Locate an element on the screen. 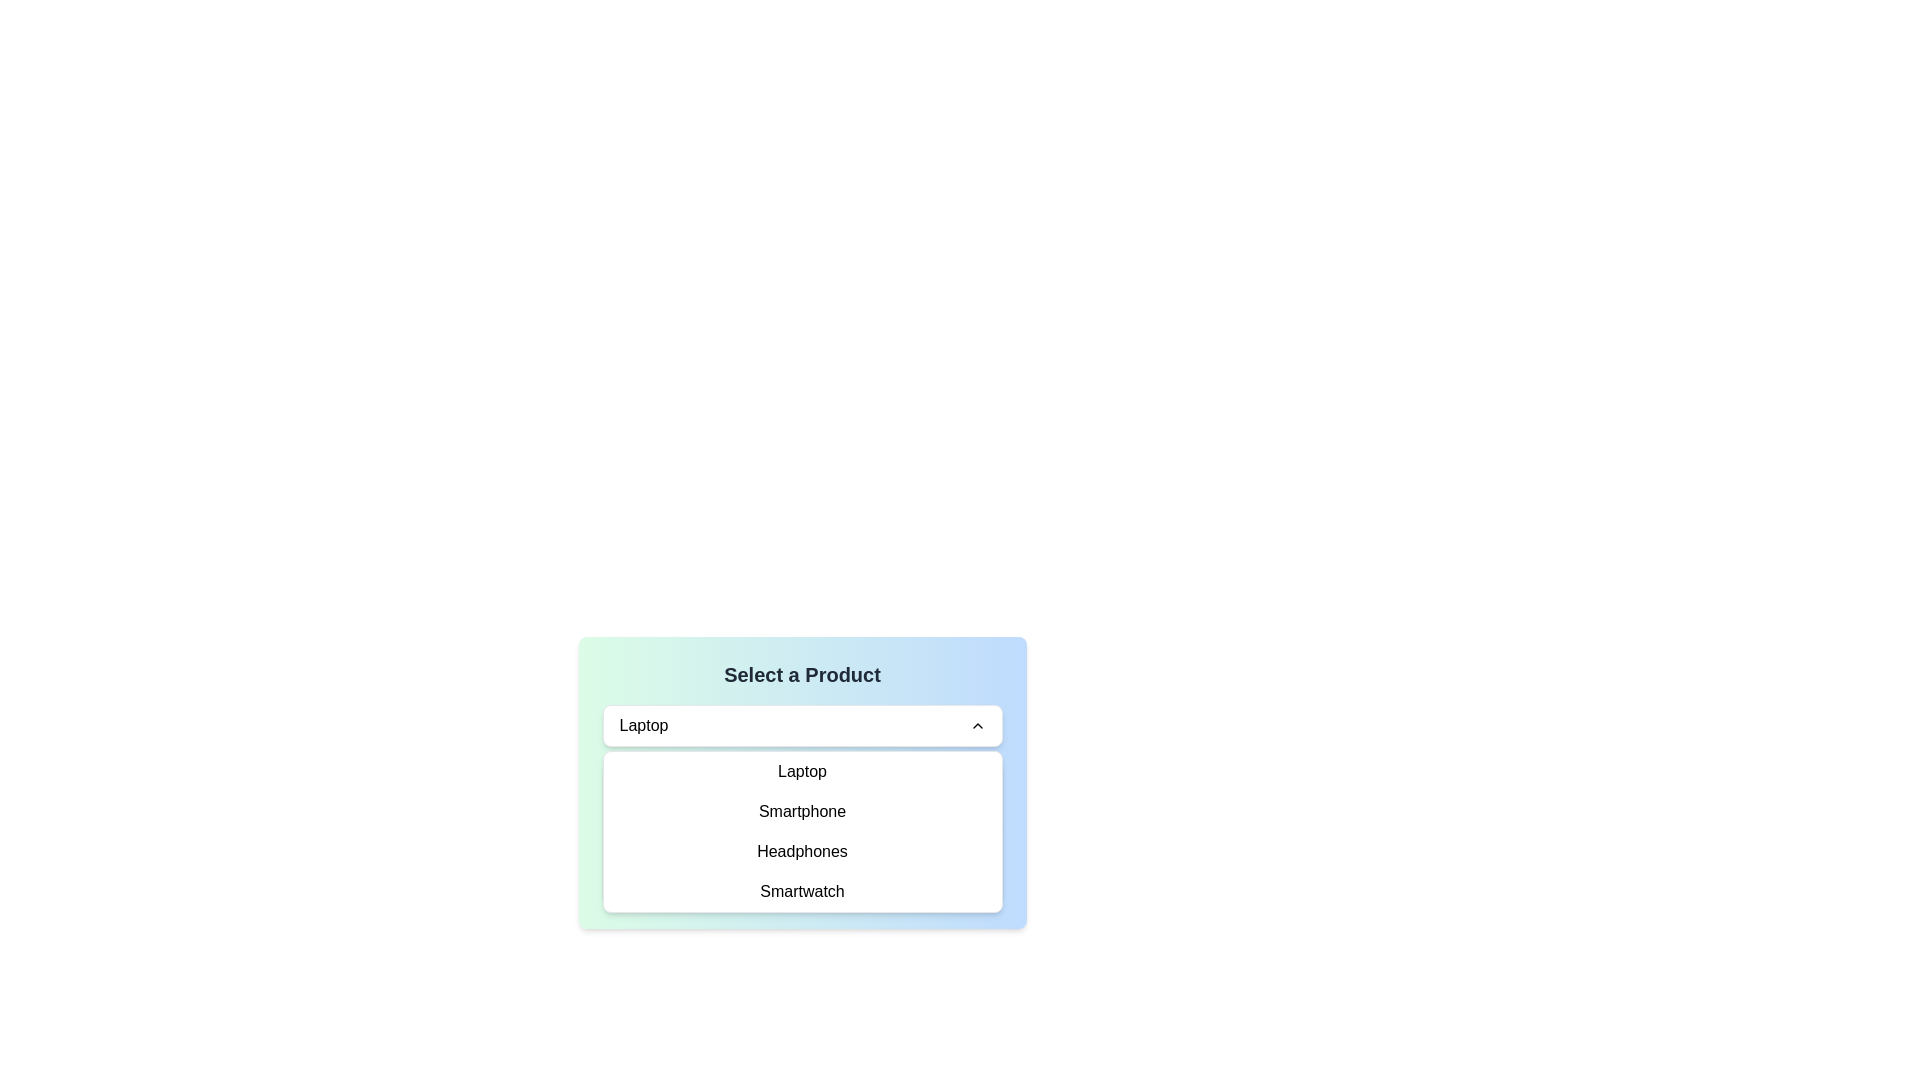 The height and width of the screenshot is (1080, 1920). the 'Laptop' text element in the dropdown menu is located at coordinates (802, 770).